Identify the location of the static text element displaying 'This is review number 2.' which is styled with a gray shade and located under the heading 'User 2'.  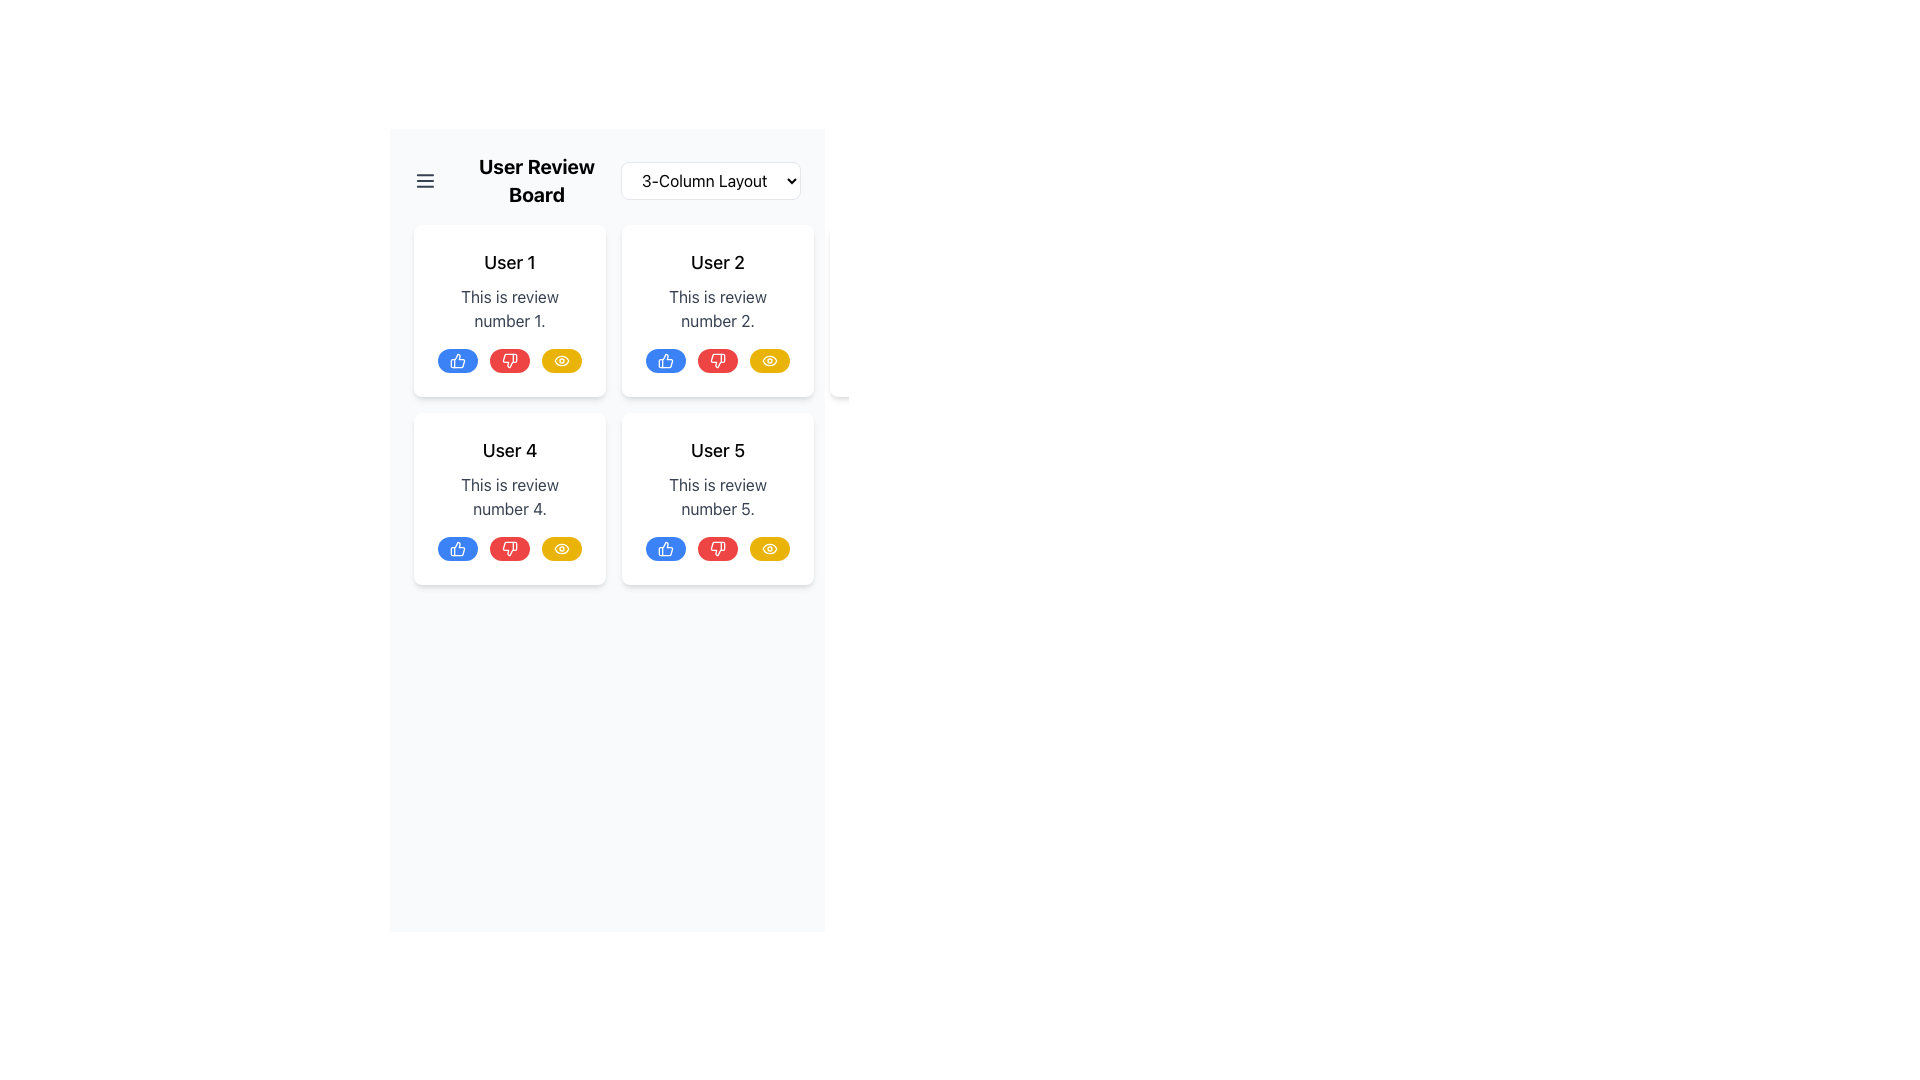
(718, 308).